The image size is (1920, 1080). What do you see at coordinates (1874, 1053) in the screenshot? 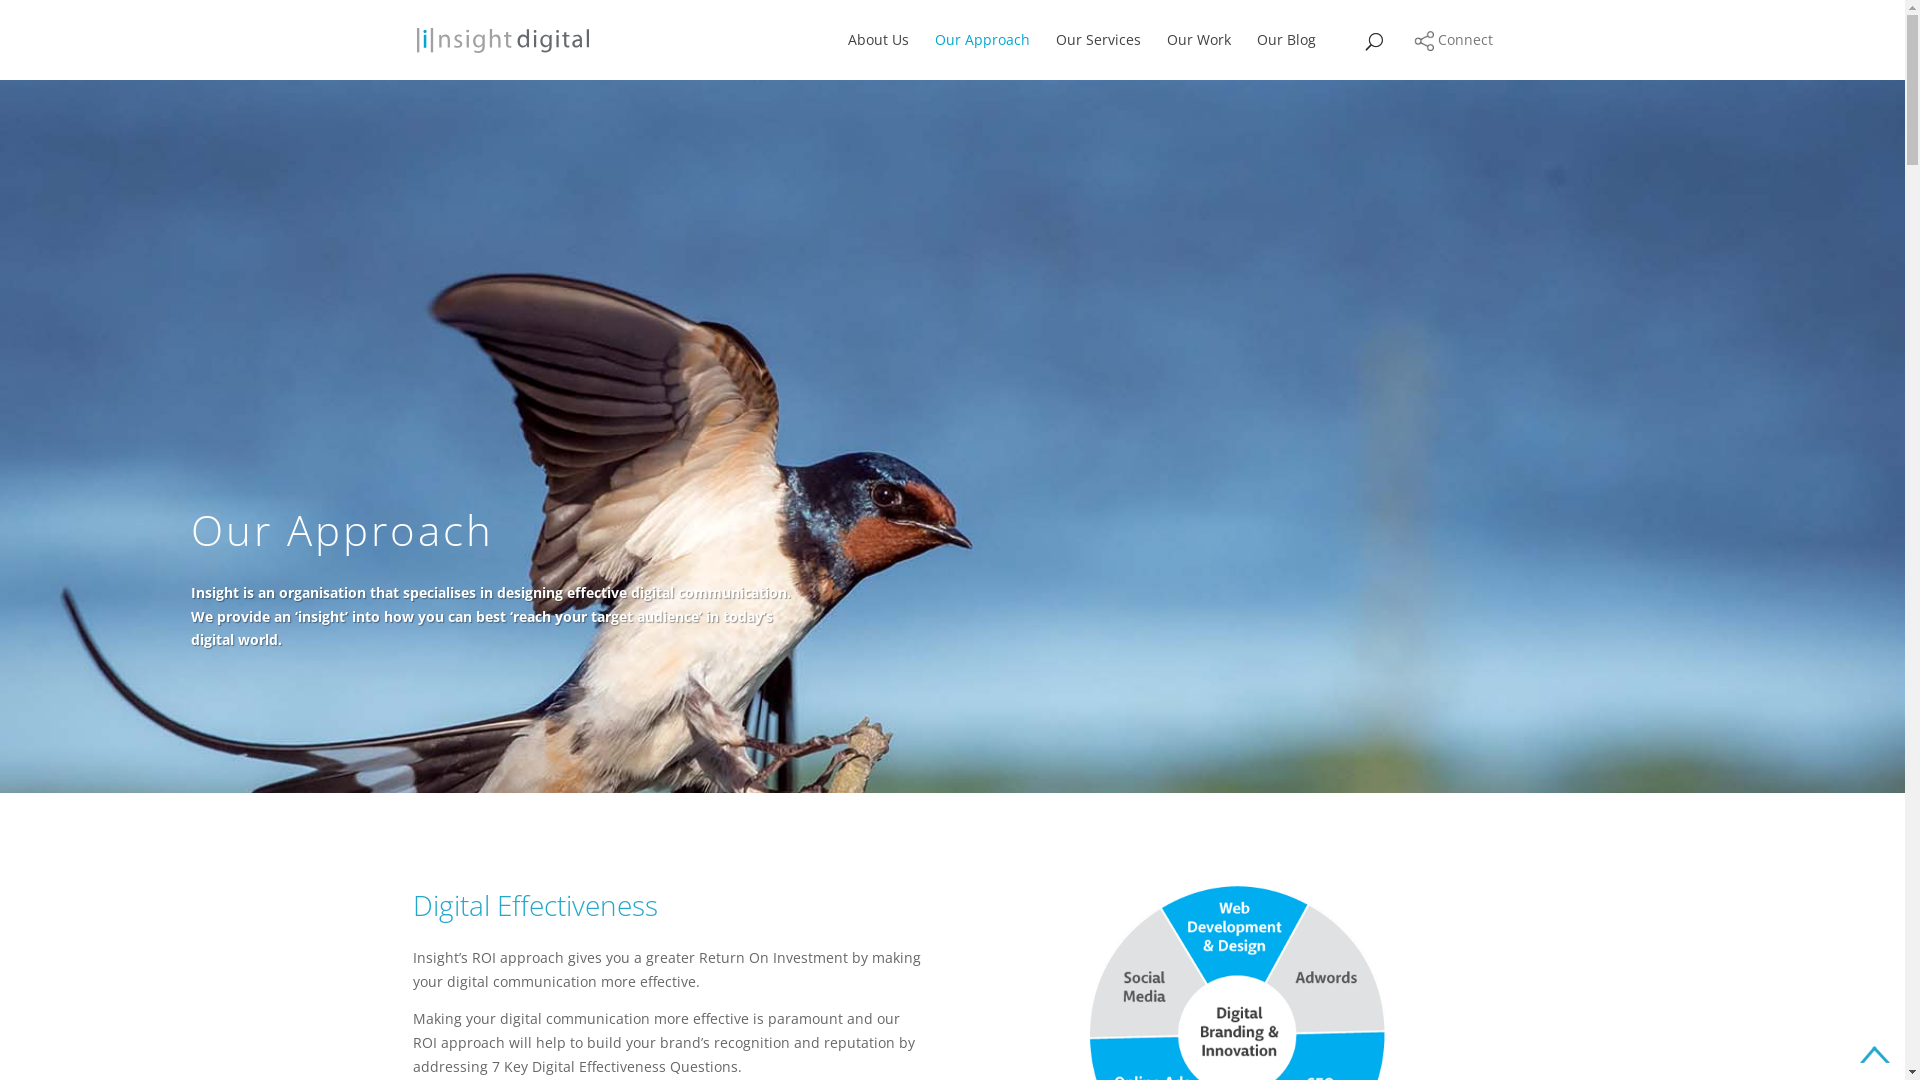
I see `'Go to top of page'` at bounding box center [1874, 1053].